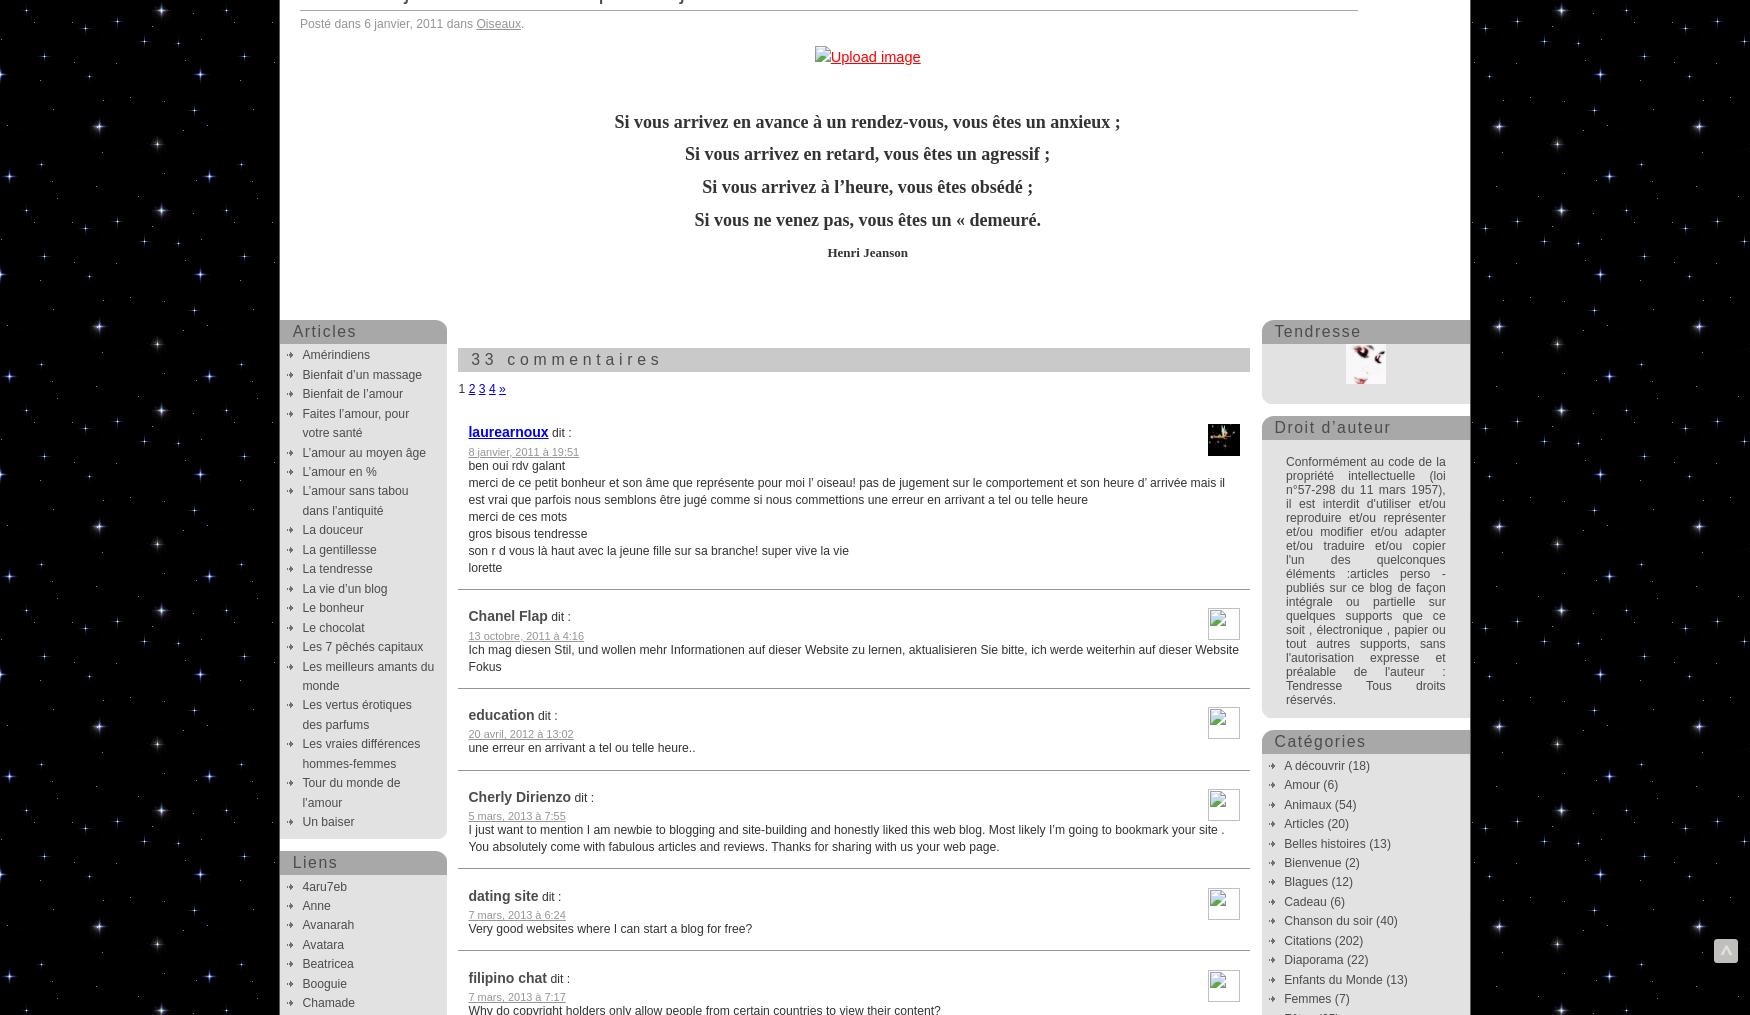 This screenshot has height=1015, width=1750. What do you see at coordinates (1306, 998) in the screenshot?
I see `'Femmes'` at bounding box center [1306, 998].